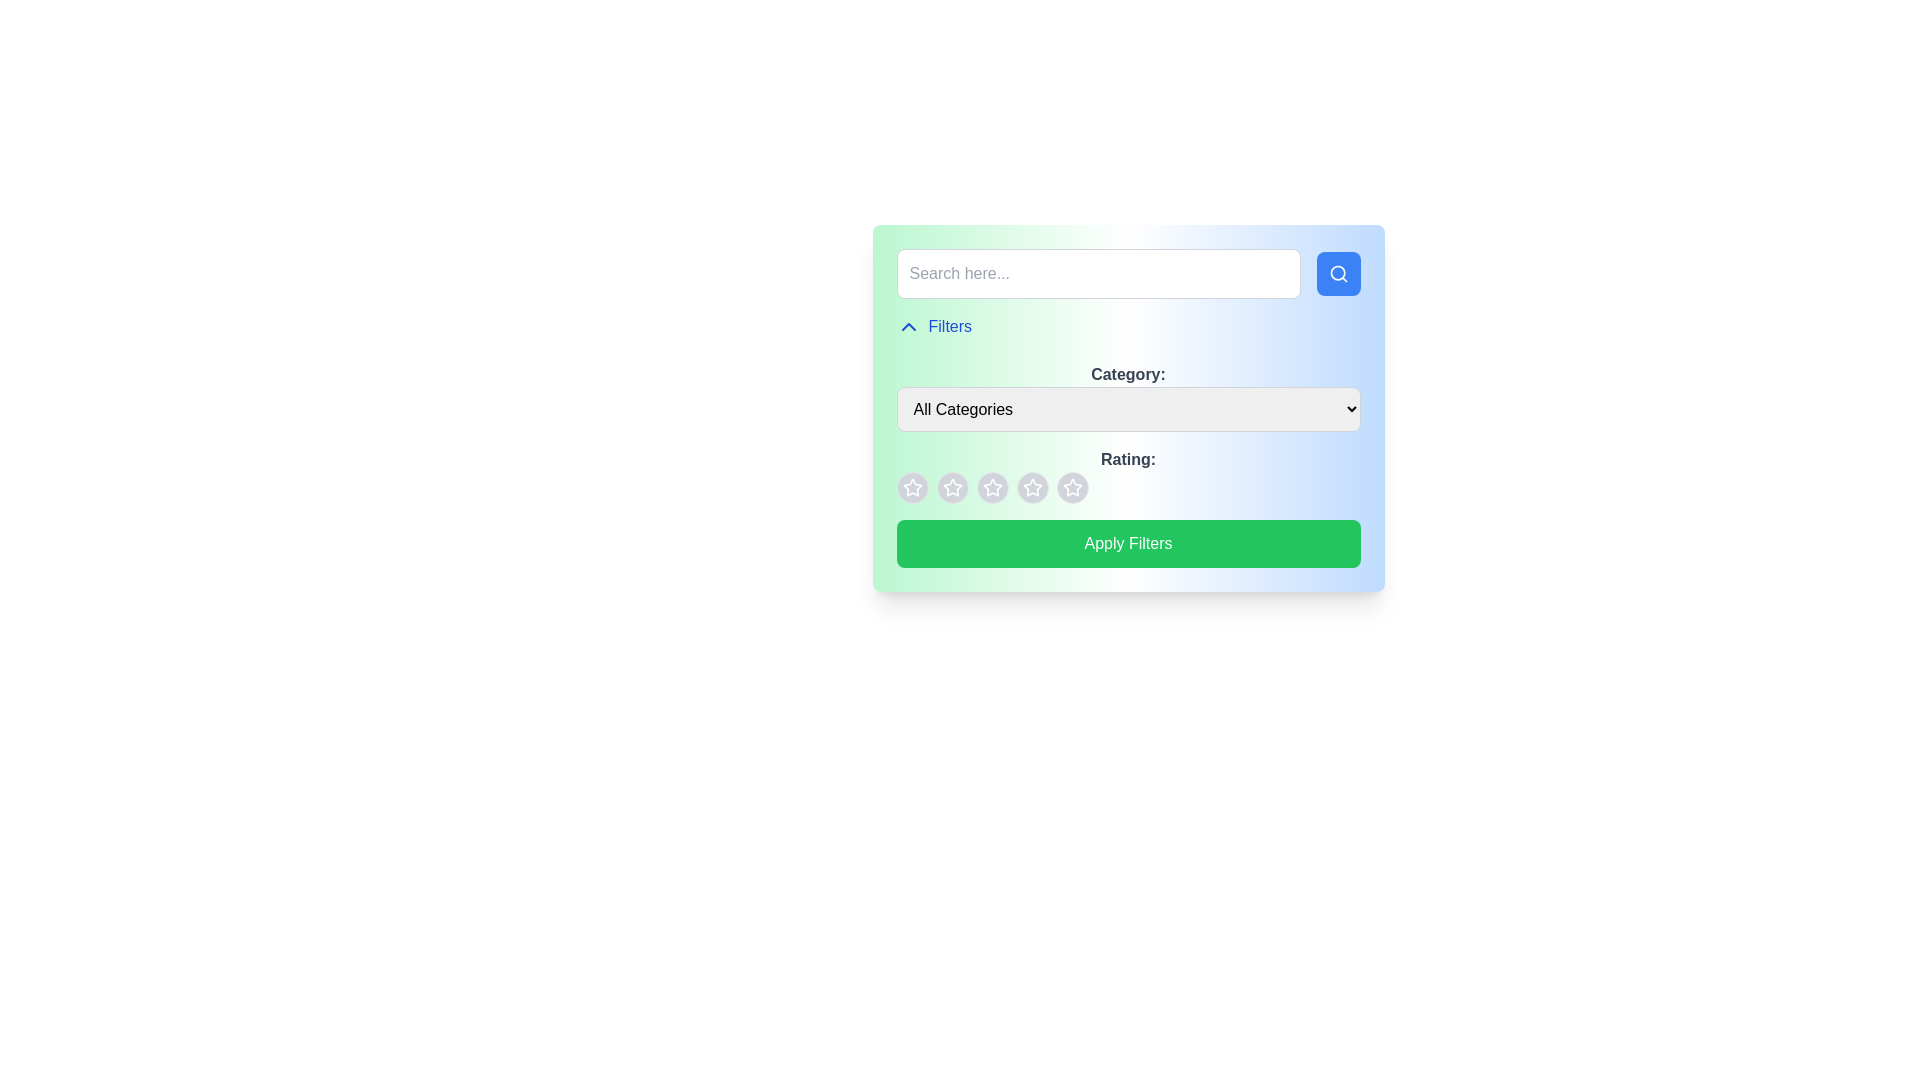 Image resolution: width=1920 pixels, height=1080 pixels. What do you see at coordinates (1337, 273) in the screenshot?
I see `the decorative circle of the magnifying glass icon located to the right of the search input field in the filter panel` at bounding box center [1337, 273].